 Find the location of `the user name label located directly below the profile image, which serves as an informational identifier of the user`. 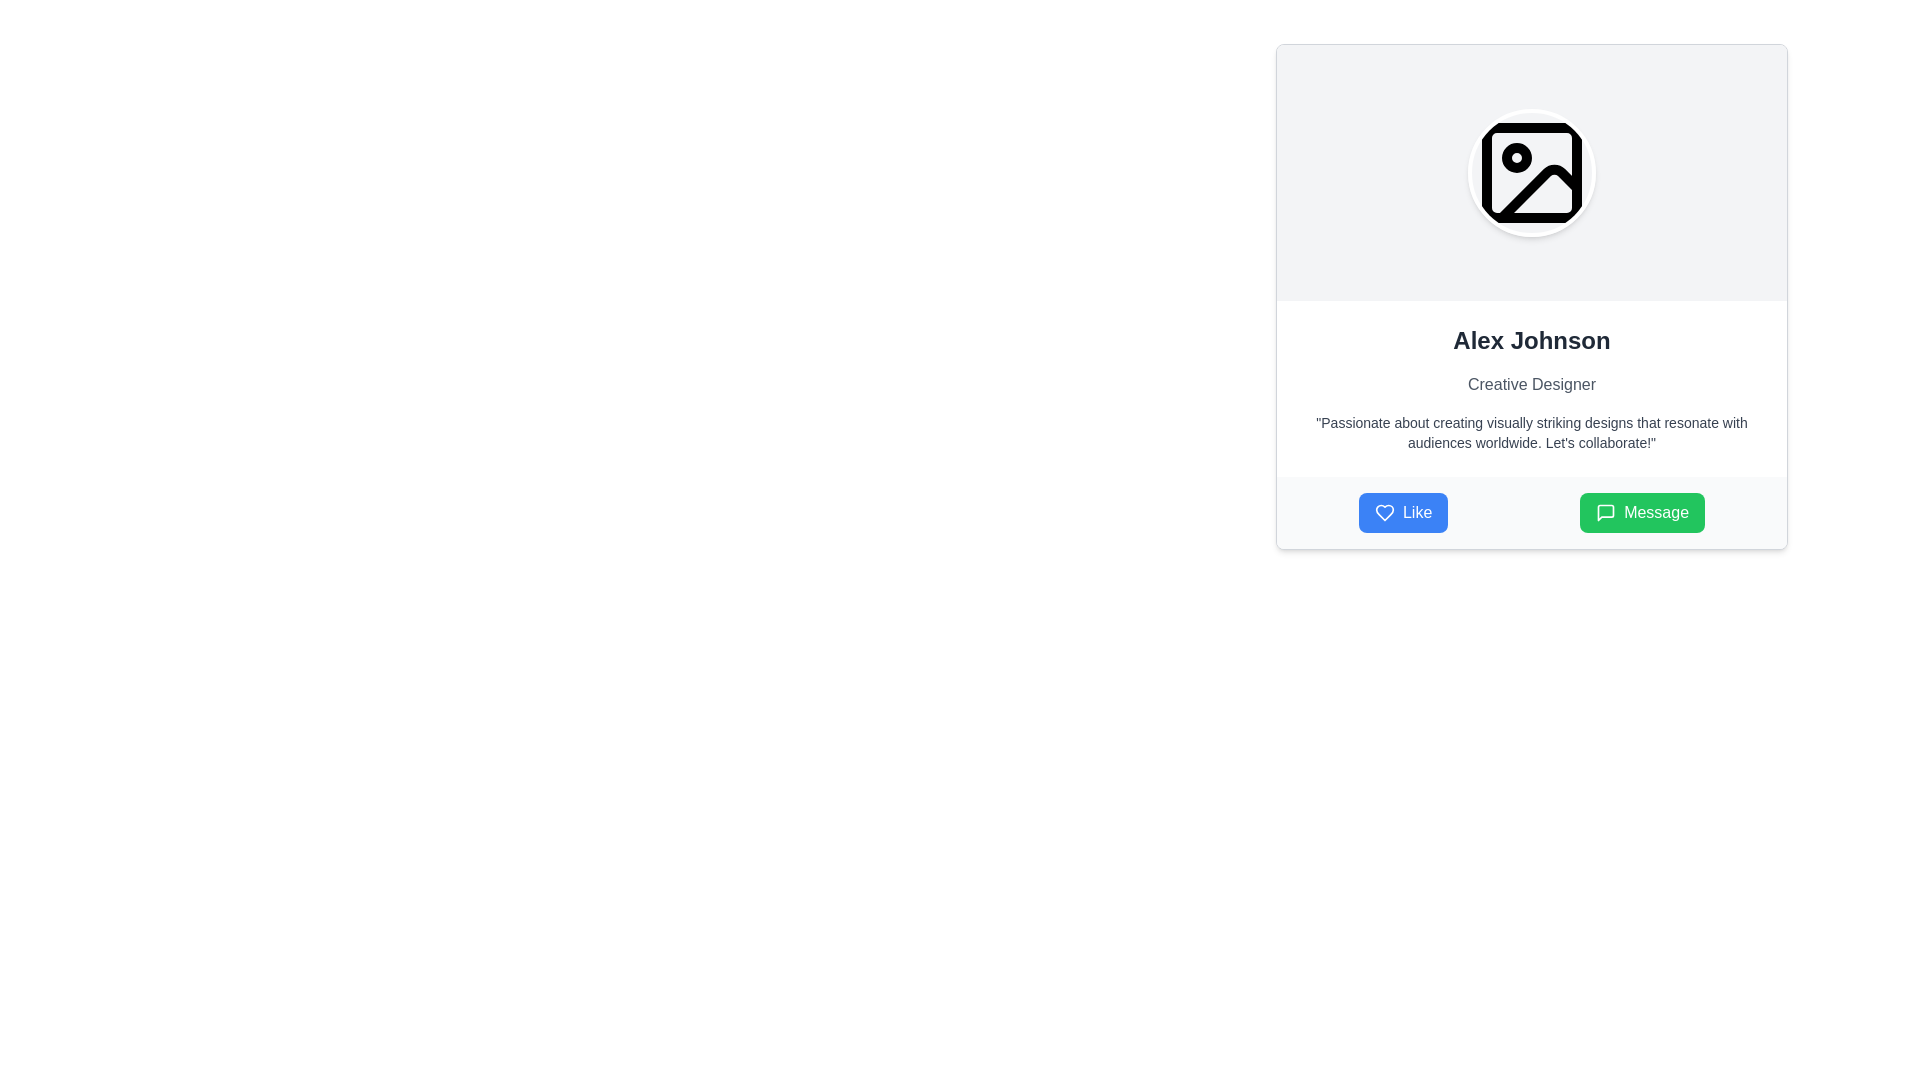

the user name label located directly below the profile image, which serves as an informational identifier of the user is located at coordinates (1530, 339).